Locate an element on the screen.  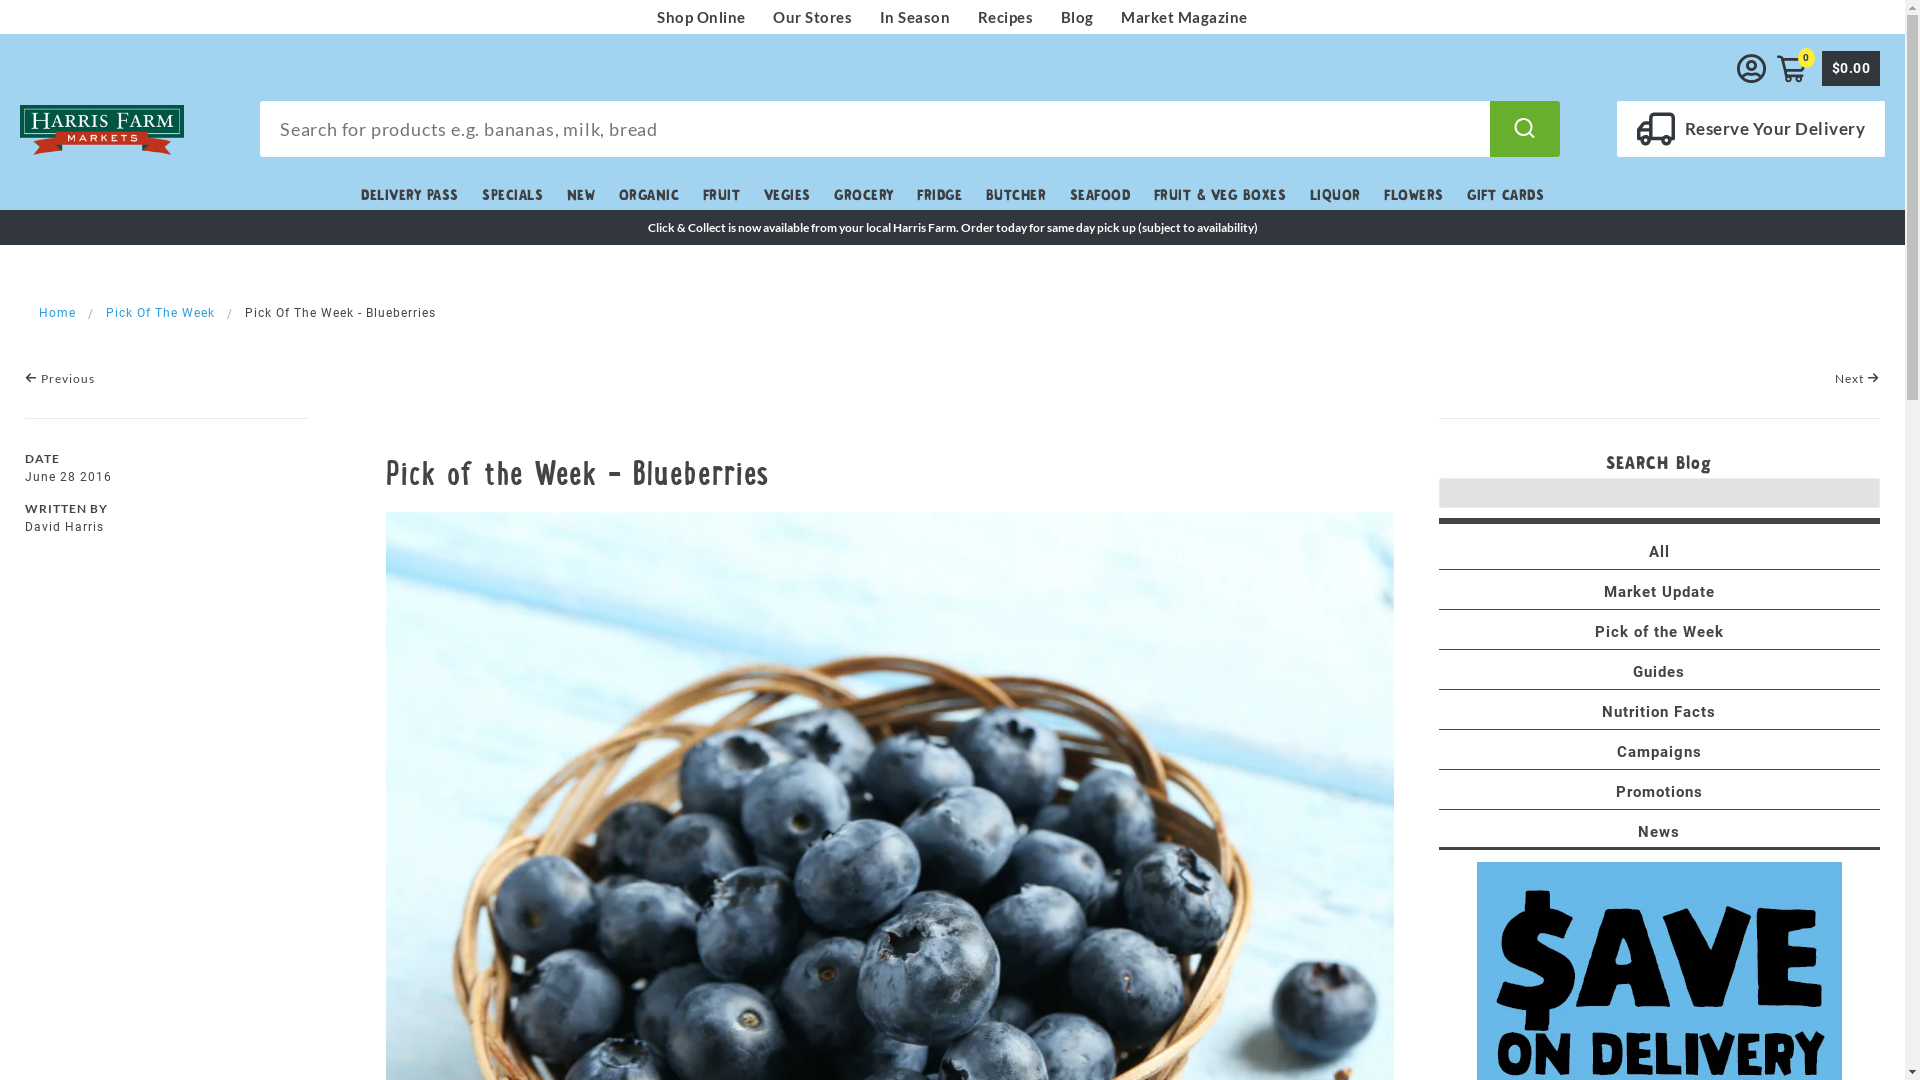
'FLOWERS' is located at coordinates (1413, 195).